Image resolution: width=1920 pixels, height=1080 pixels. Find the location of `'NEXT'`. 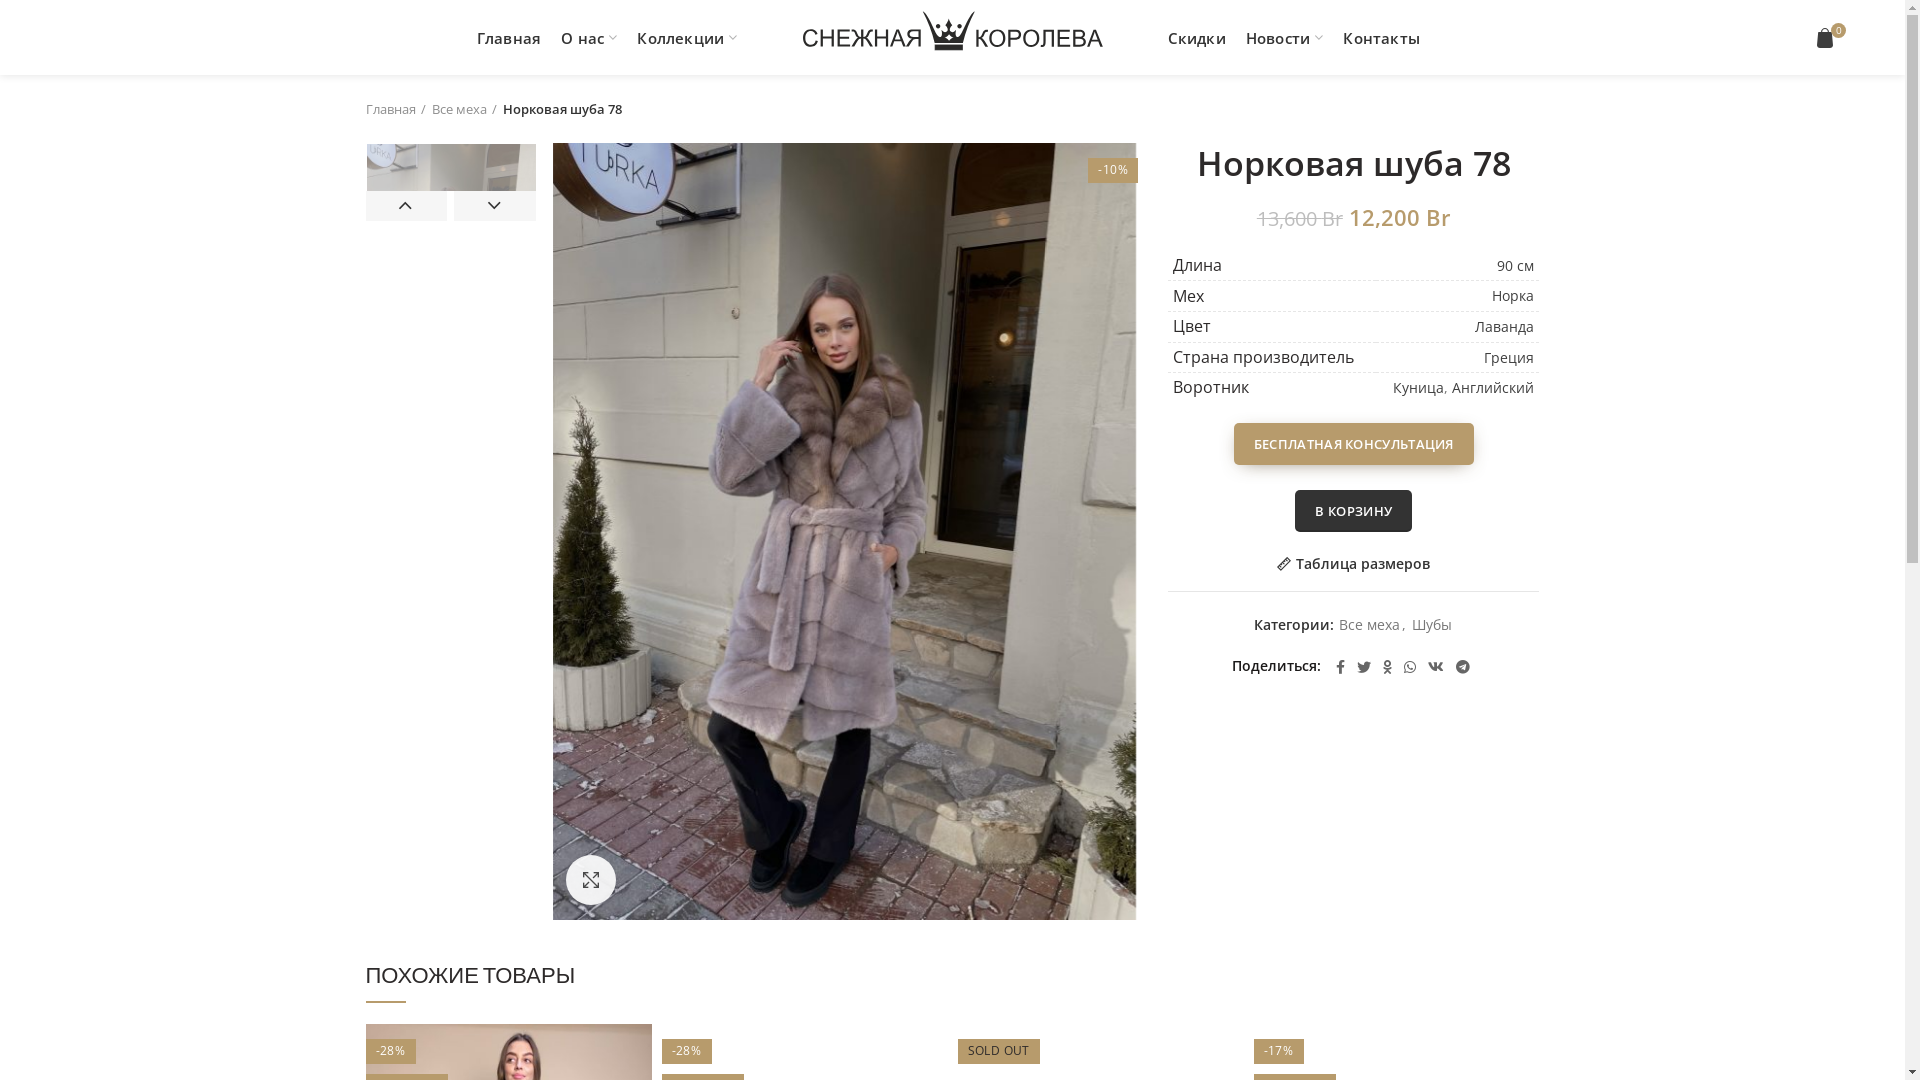

'NEXT' is located at coordinates (494, 205).